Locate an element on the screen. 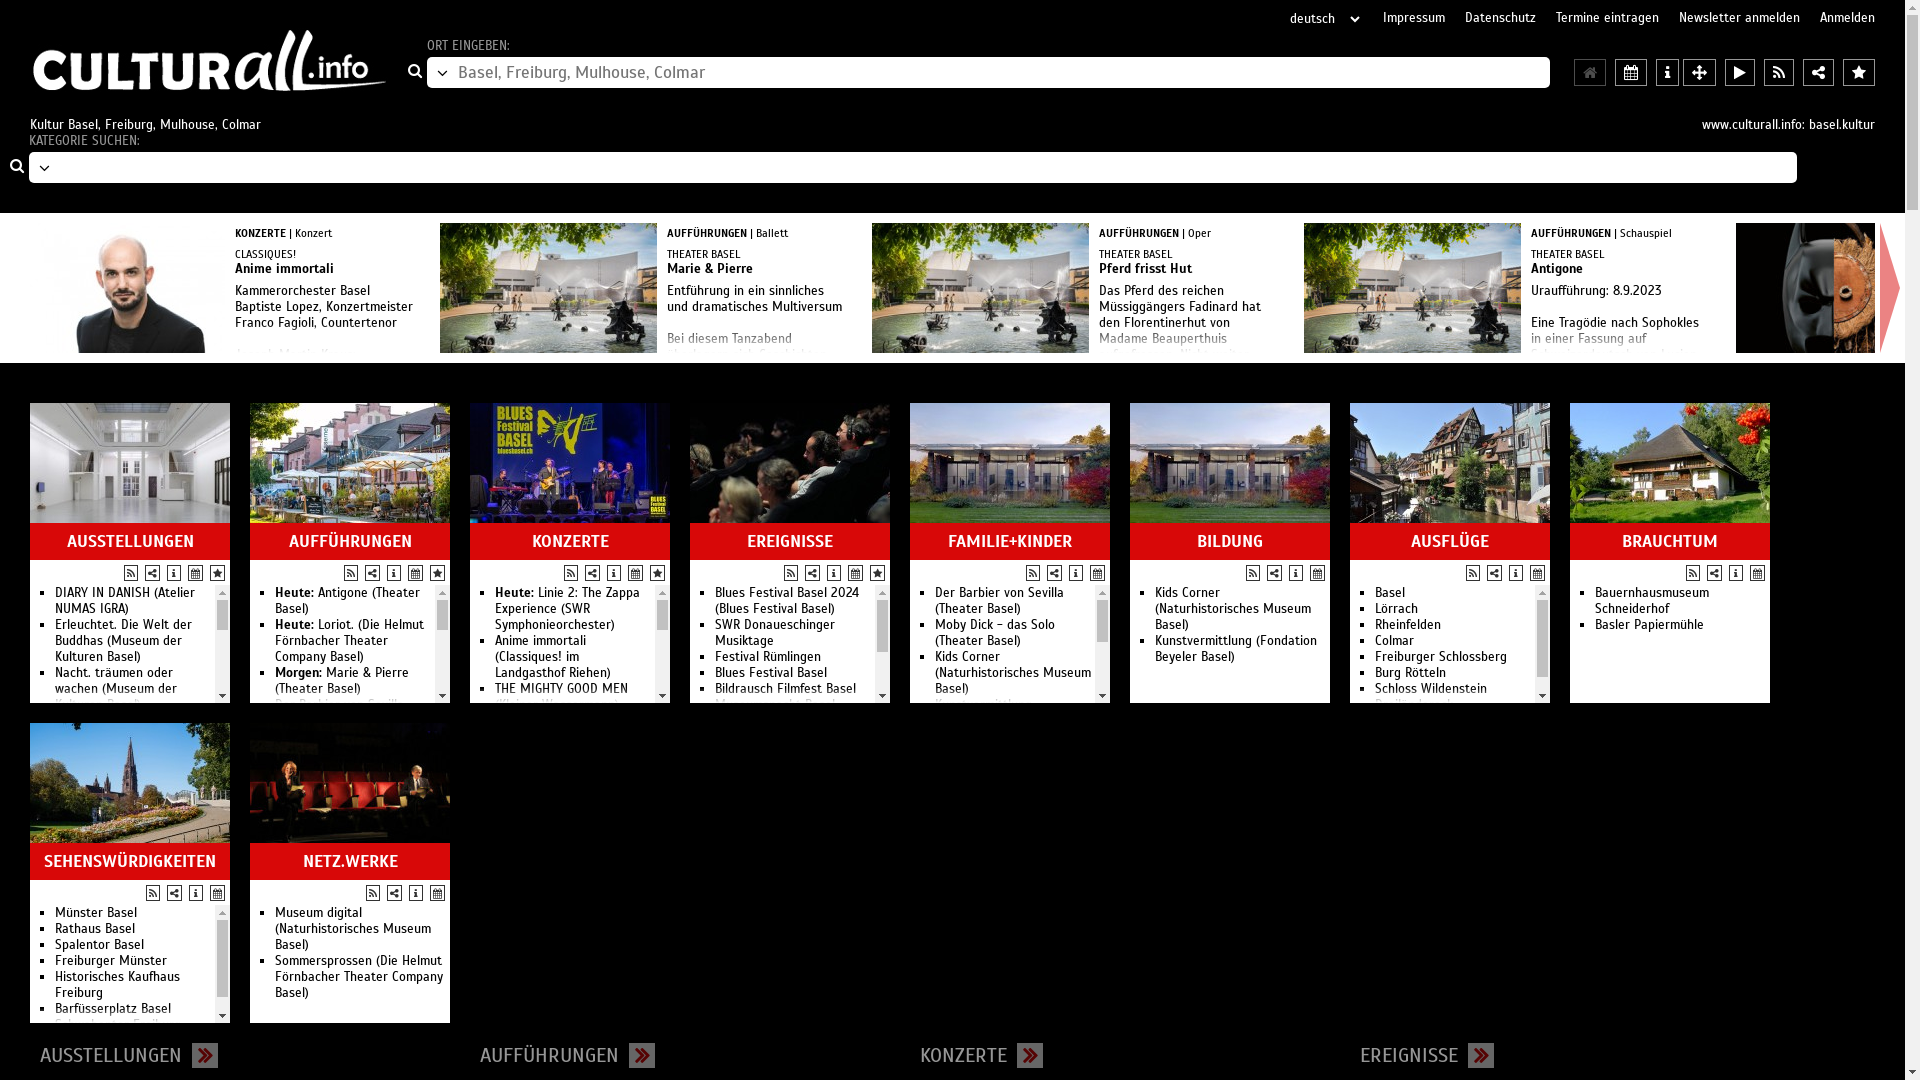  'Freiburger Schlossberg' is located at coordinates (1440, 656).